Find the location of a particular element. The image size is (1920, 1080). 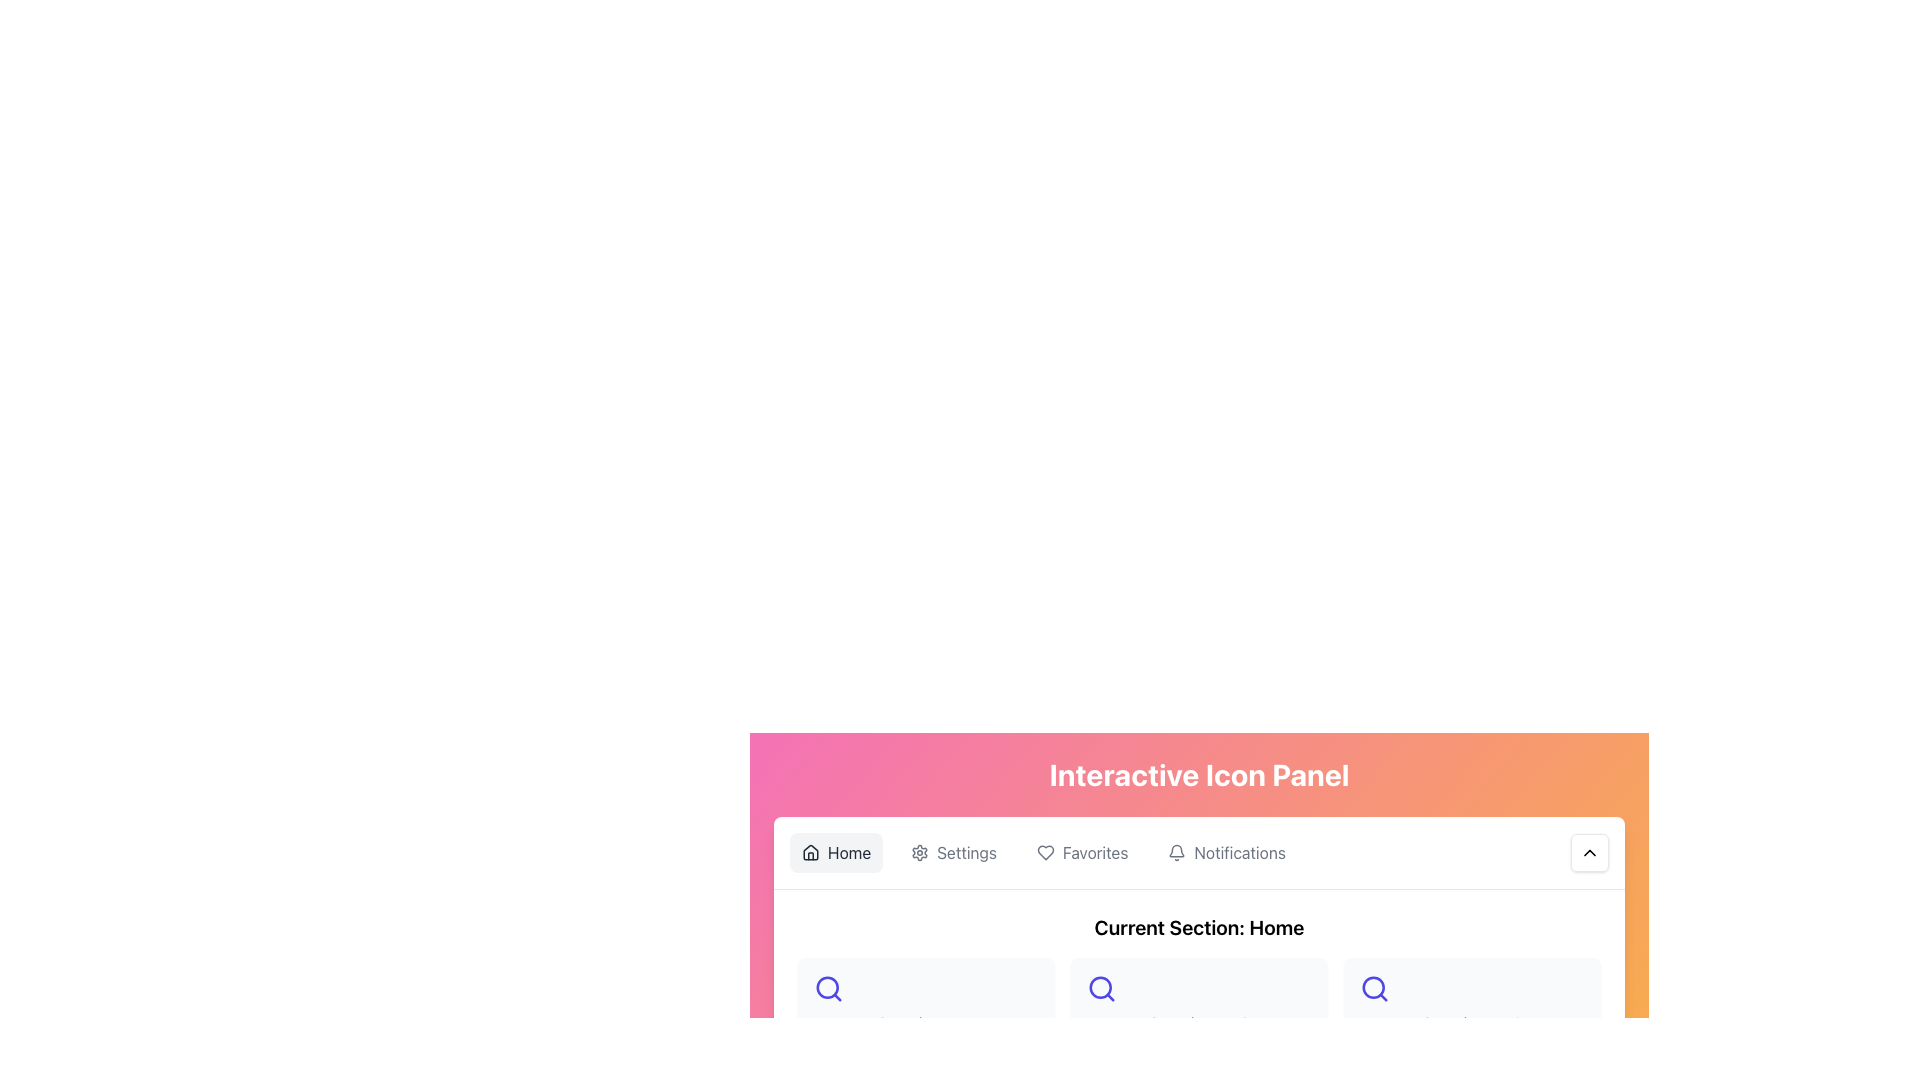

the 'House' icon, which visually represents the 'Home' section in the interface, located at the top left corner of the menu bar adjacent to the 'Home' label is located at coordinates (811, 852).